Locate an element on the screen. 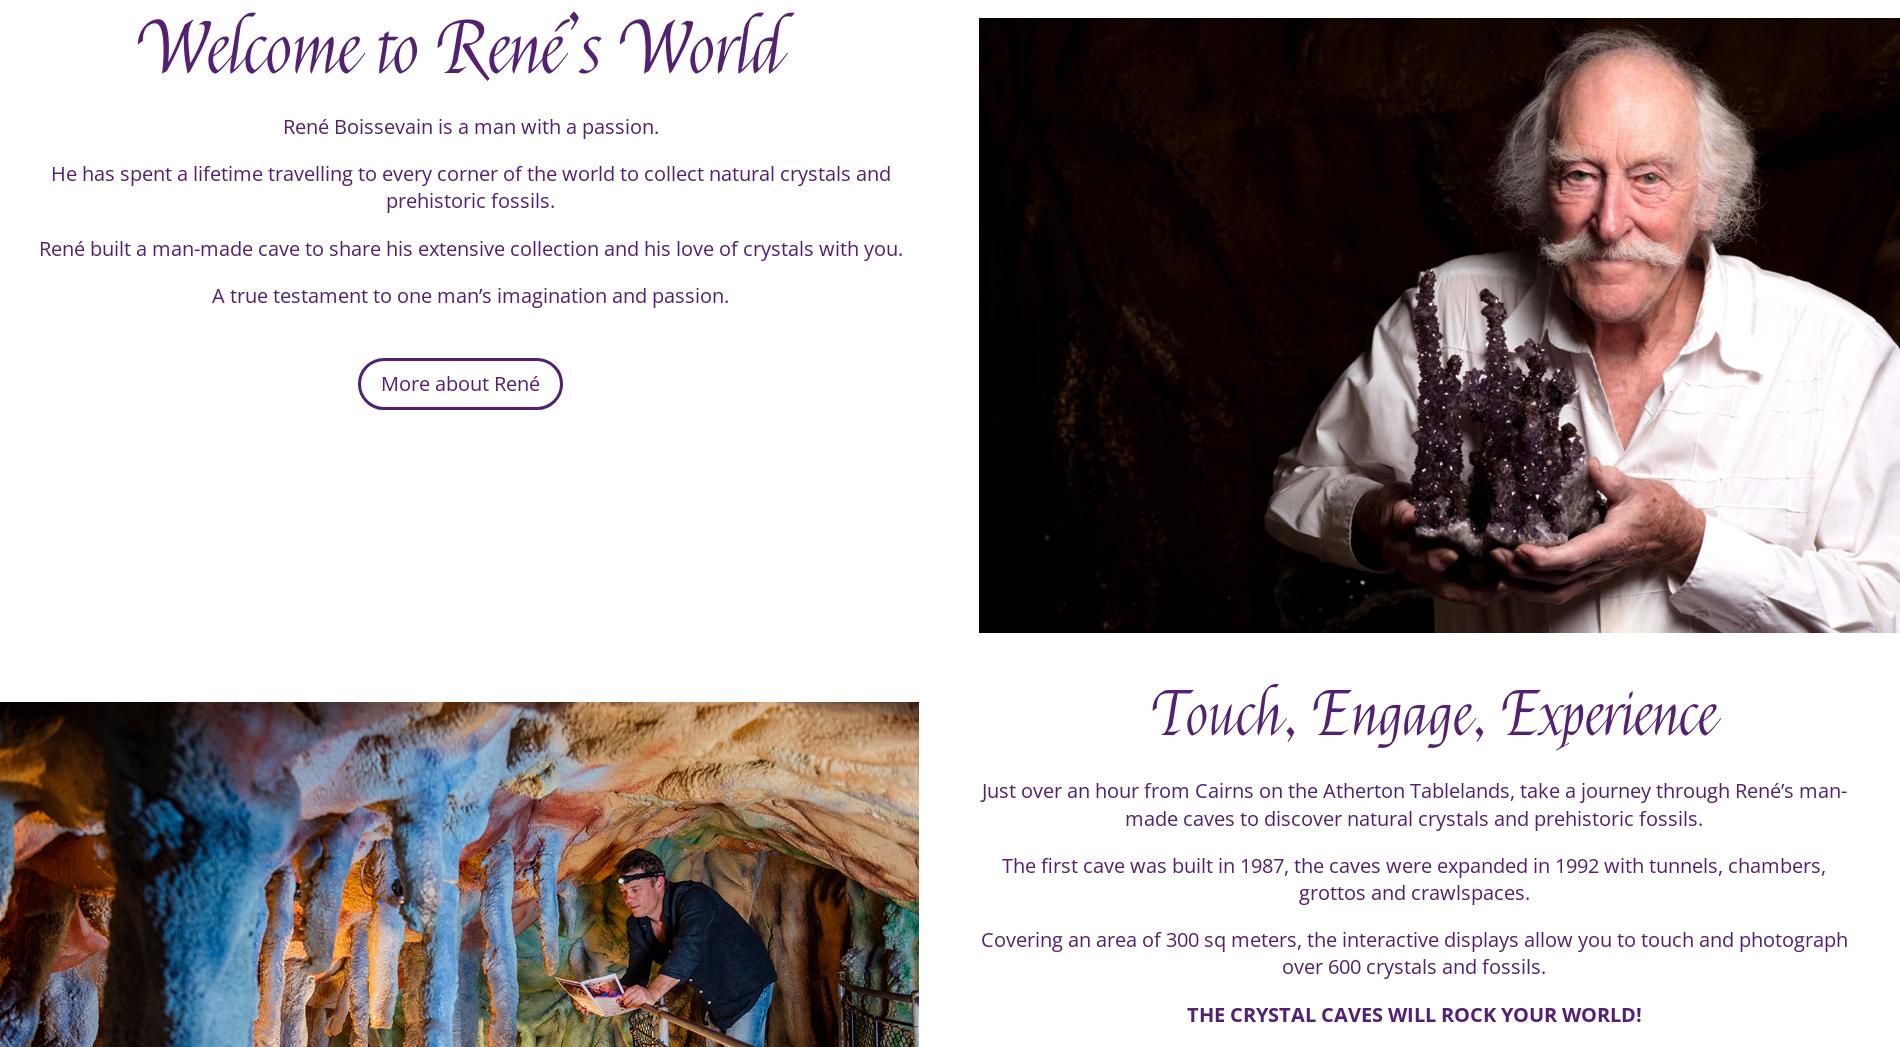 This screenshot has height=1047, width=1900. 'René built a man-made cave to share his extensive collection and his love of crystals with you.' is located at coordinates (469, 263).